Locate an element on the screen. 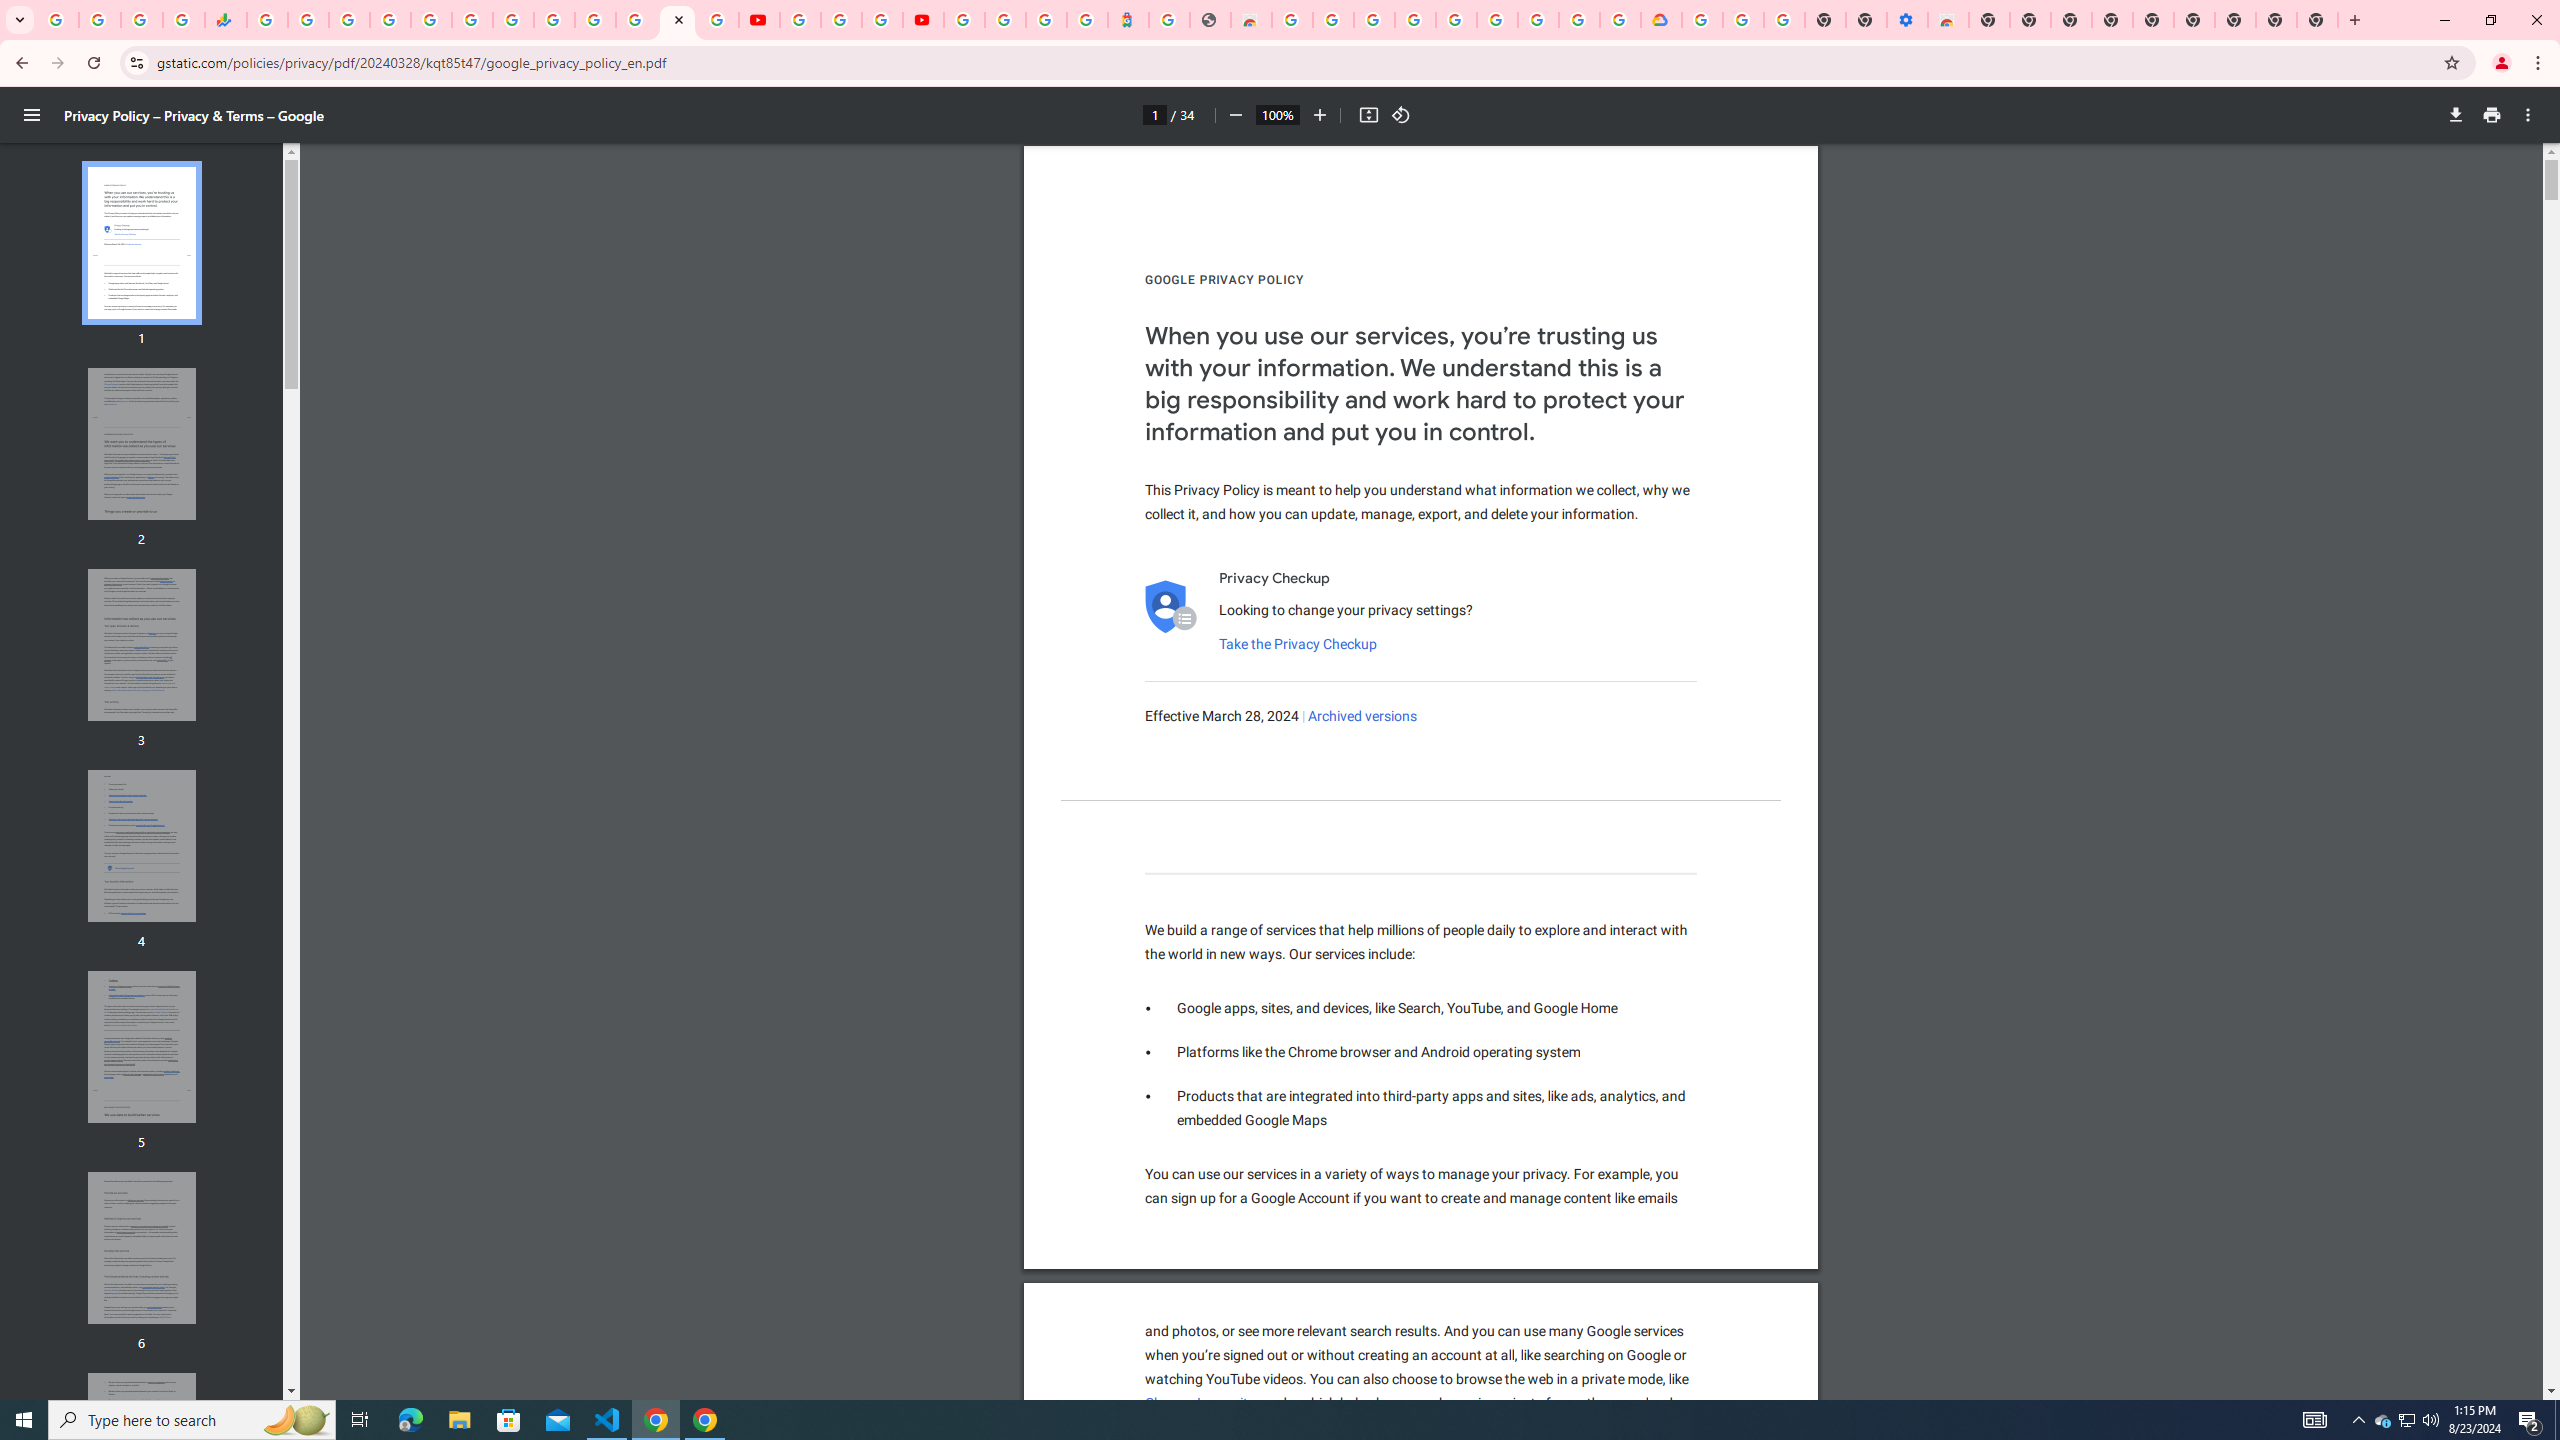 This screenshot has height=1440, width=2560. 'Zoom level' is located at coordinates (1276, 114).